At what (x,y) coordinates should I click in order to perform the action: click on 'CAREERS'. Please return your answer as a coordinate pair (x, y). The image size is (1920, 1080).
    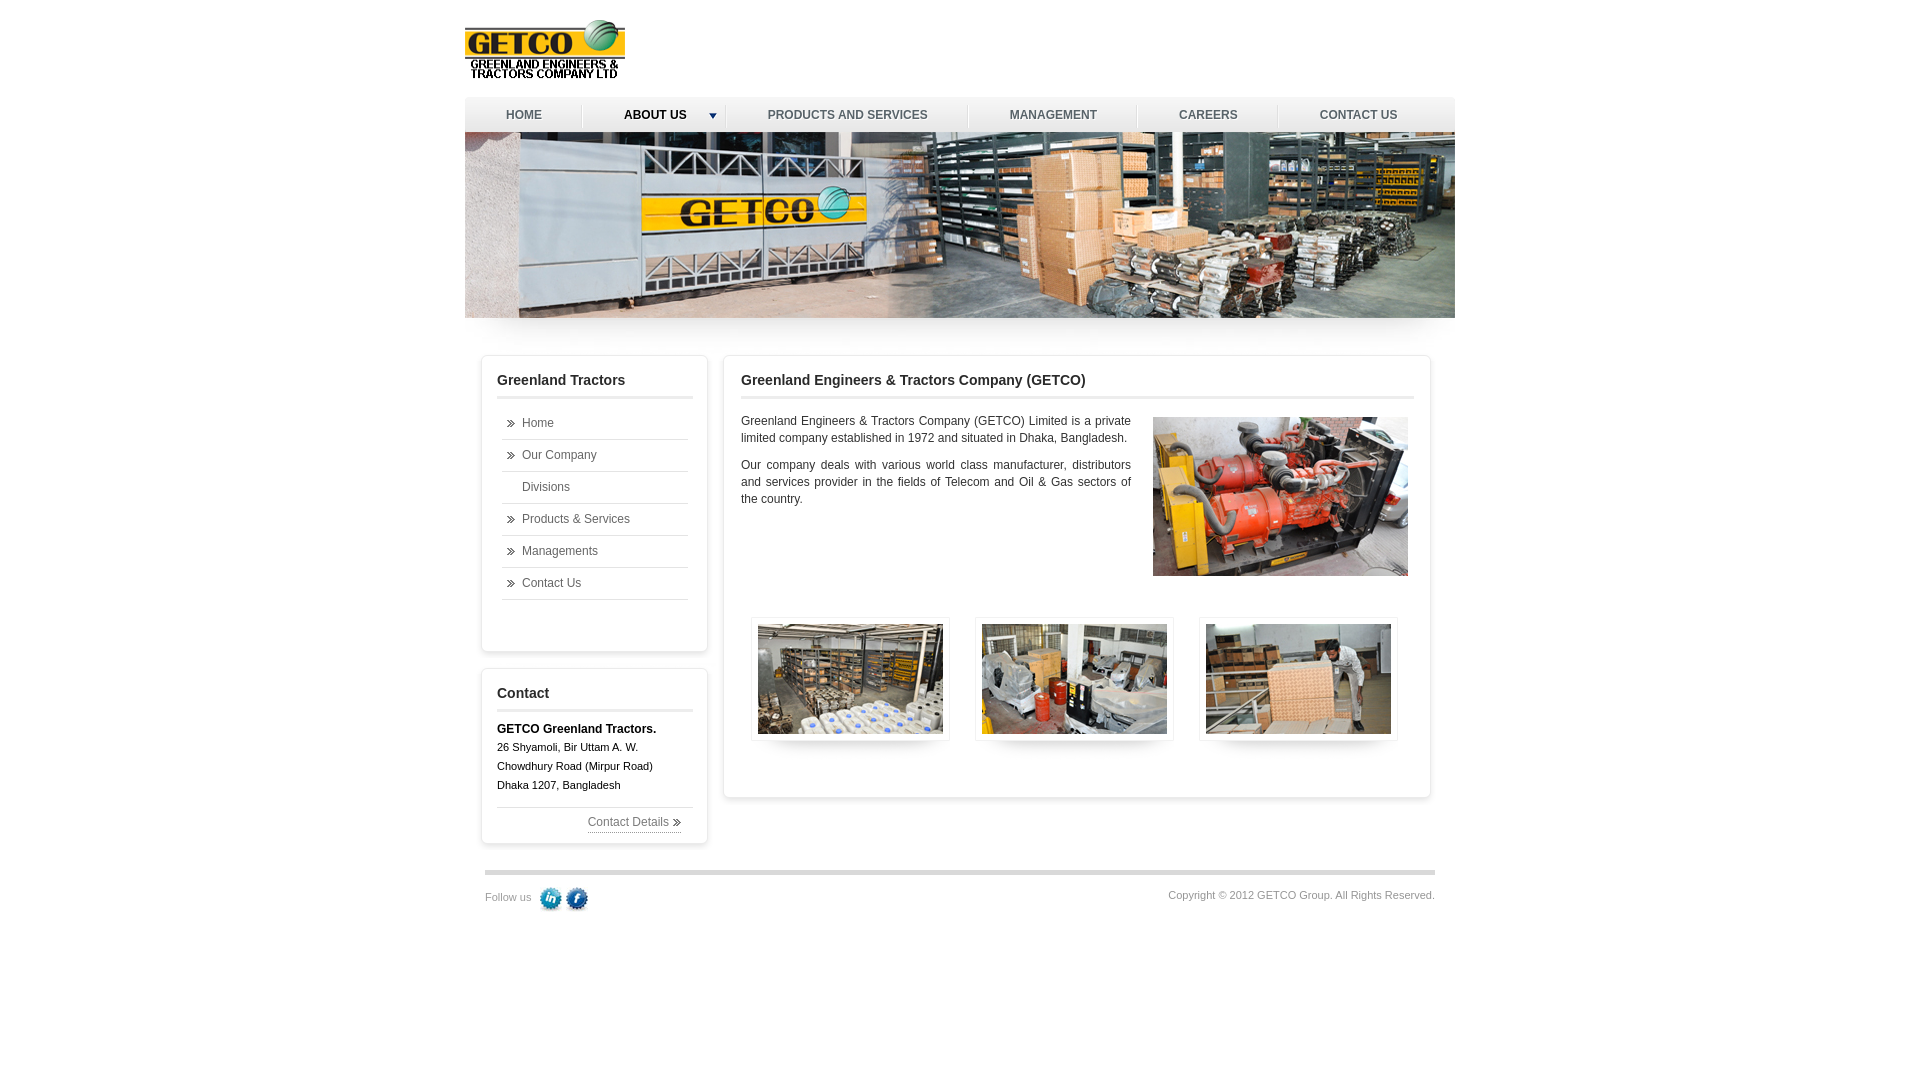
    Looking at the image, I should click on (1207, 116).